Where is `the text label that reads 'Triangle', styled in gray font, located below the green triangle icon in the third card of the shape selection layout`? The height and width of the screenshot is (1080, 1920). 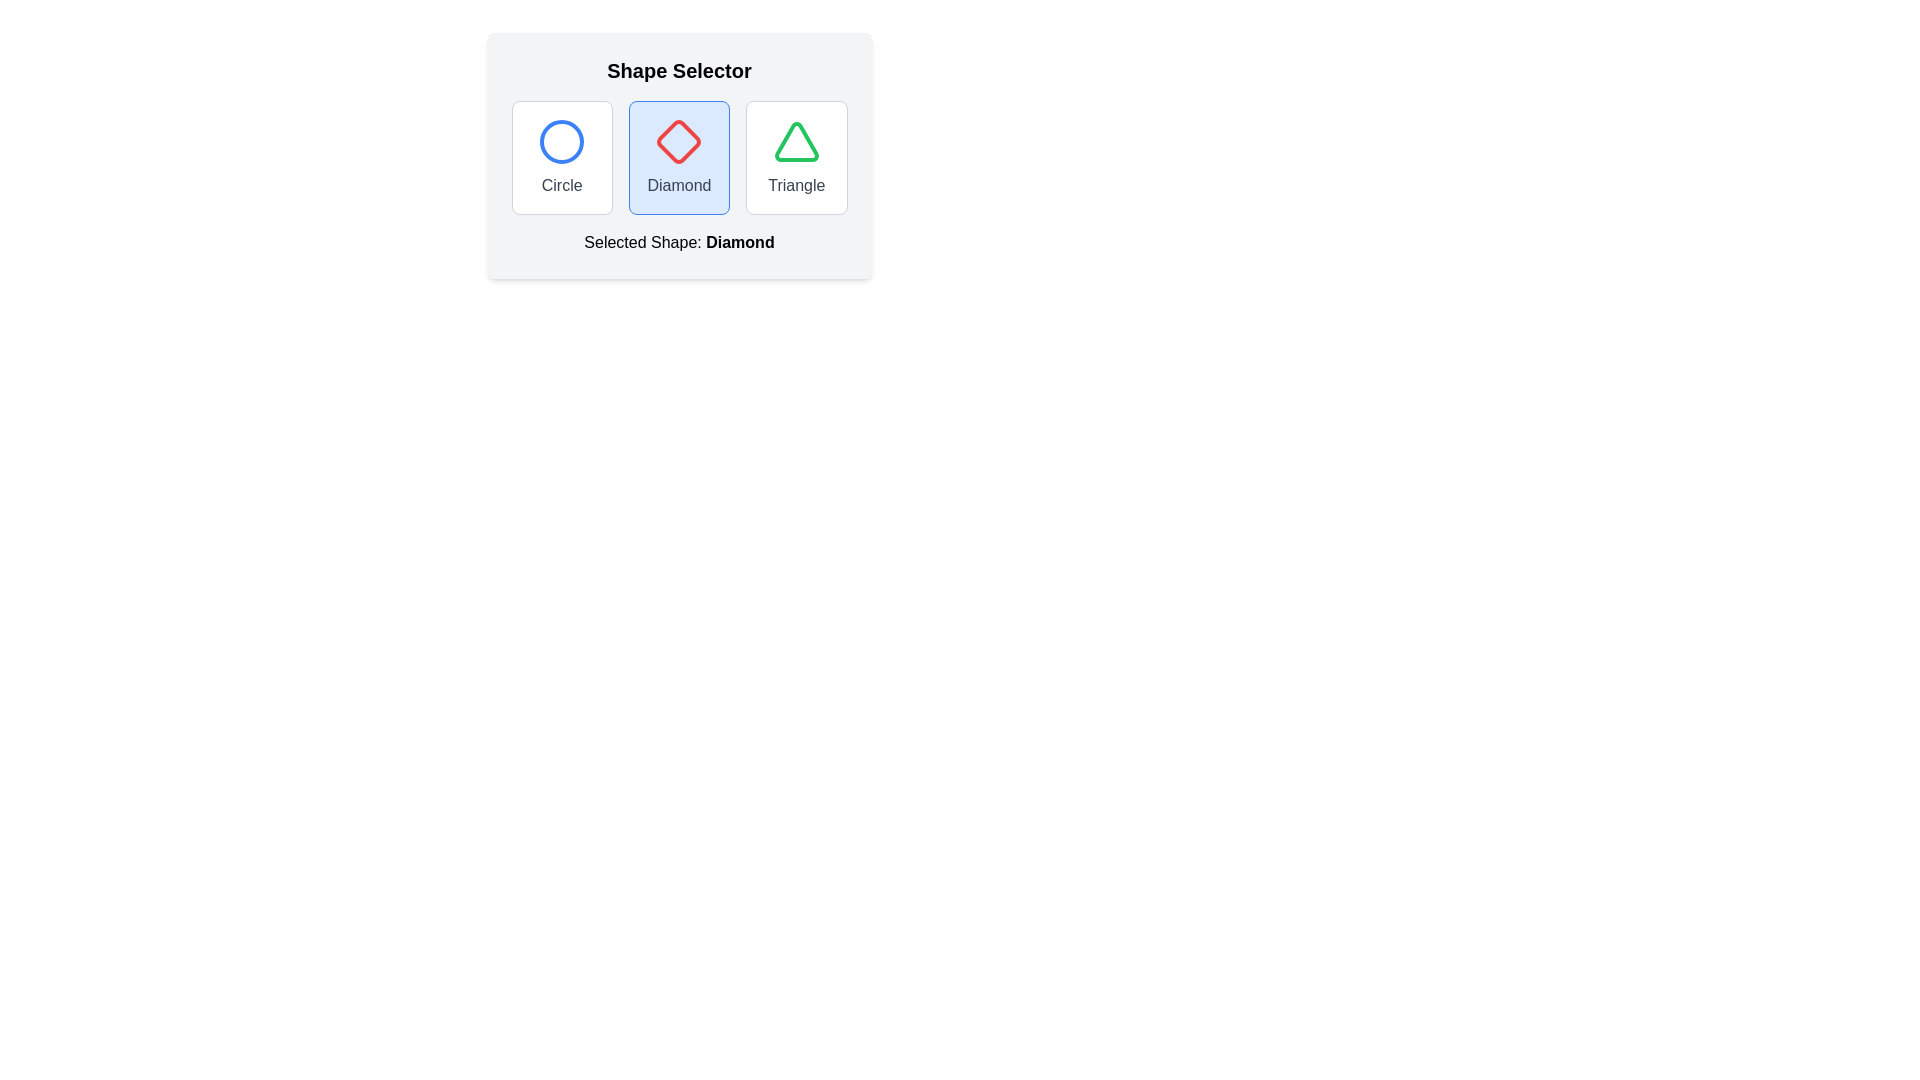
the text label that reads 'Triangle', styled in gray font, located below the green triangle icon in the third card of the shape selection layout is located at coordinates (795, 185).